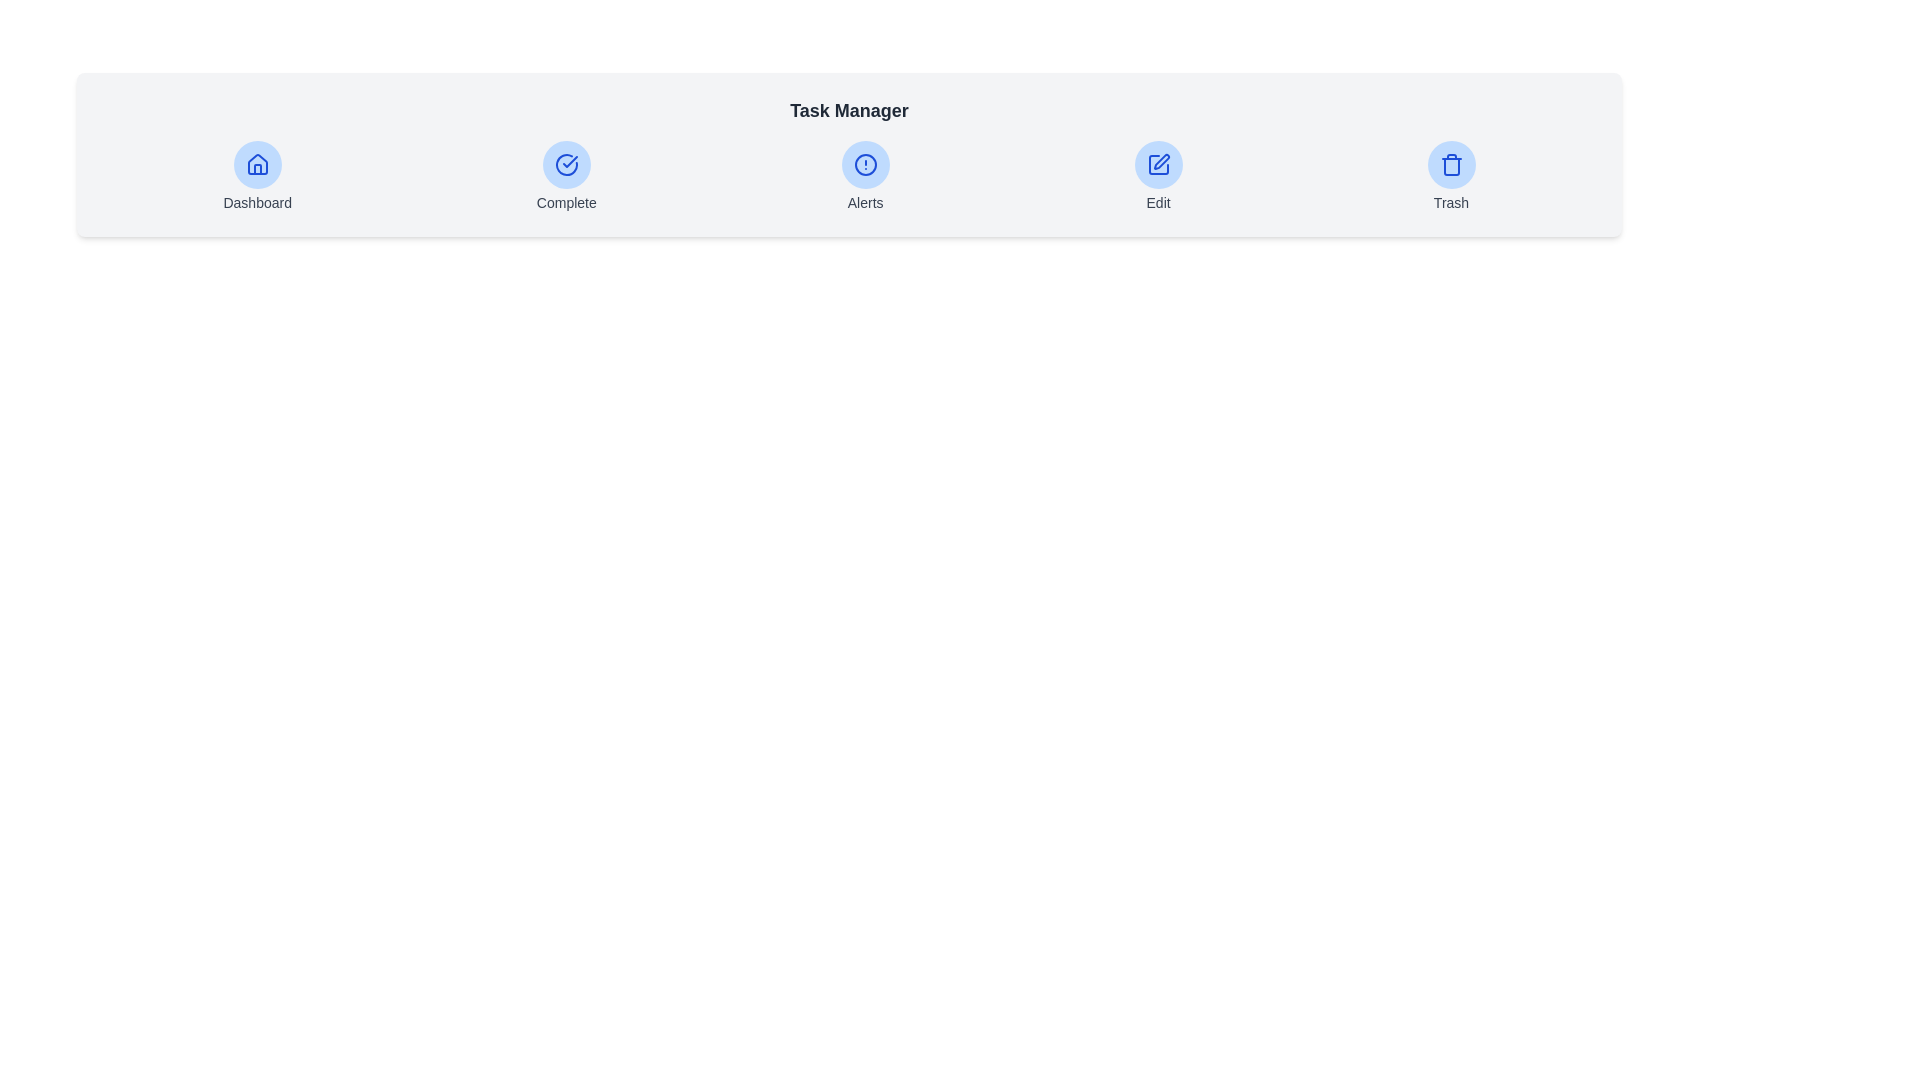 The image size is (1920, 1080). Describe the element at coordinates (1158, 176) in the screenshot. I see `the 'Edit' button, which is located in the fourth position from the left between the 'Alerts' and 'Trash' buttons` at that location.